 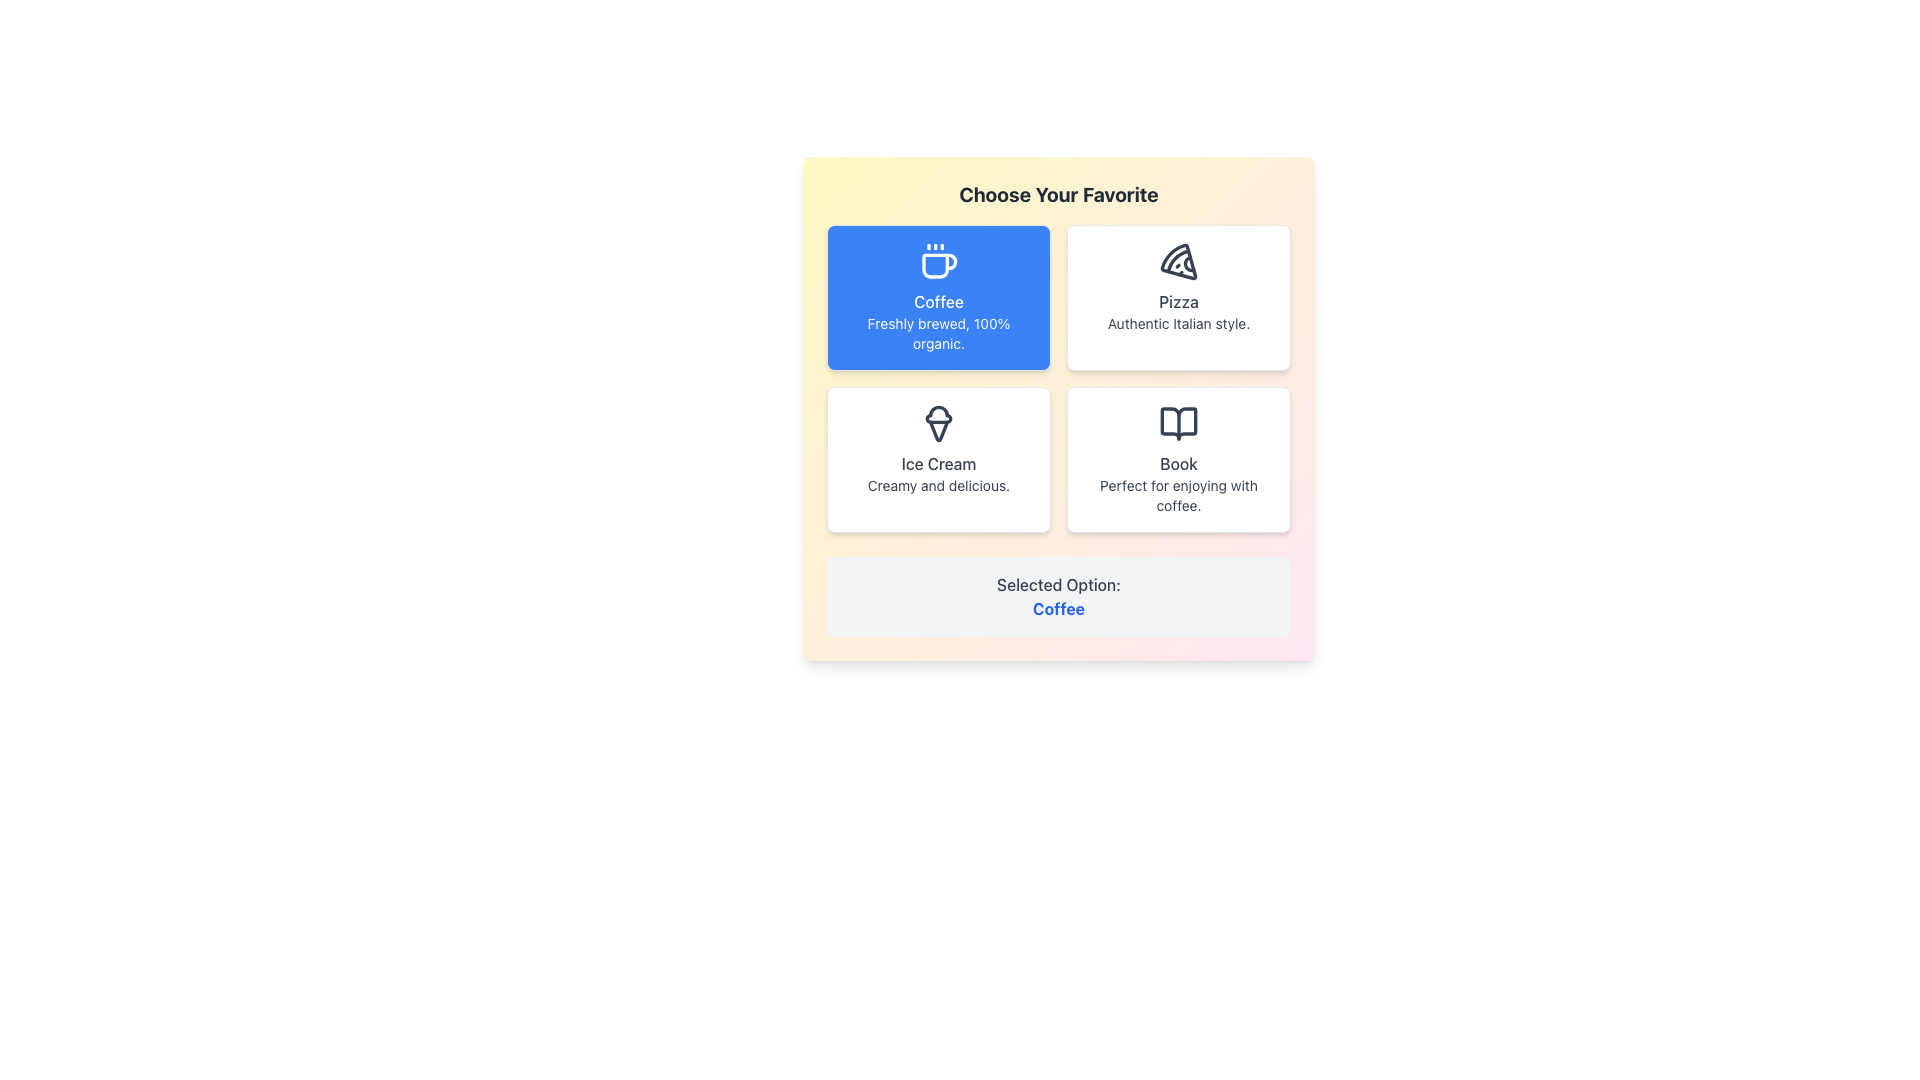 I want to click on the Text Label that provides additional context for the 'Pizza' option within the rectangular card, located centrally towards the bottom edge of the card, so click(x=1179, y=323).